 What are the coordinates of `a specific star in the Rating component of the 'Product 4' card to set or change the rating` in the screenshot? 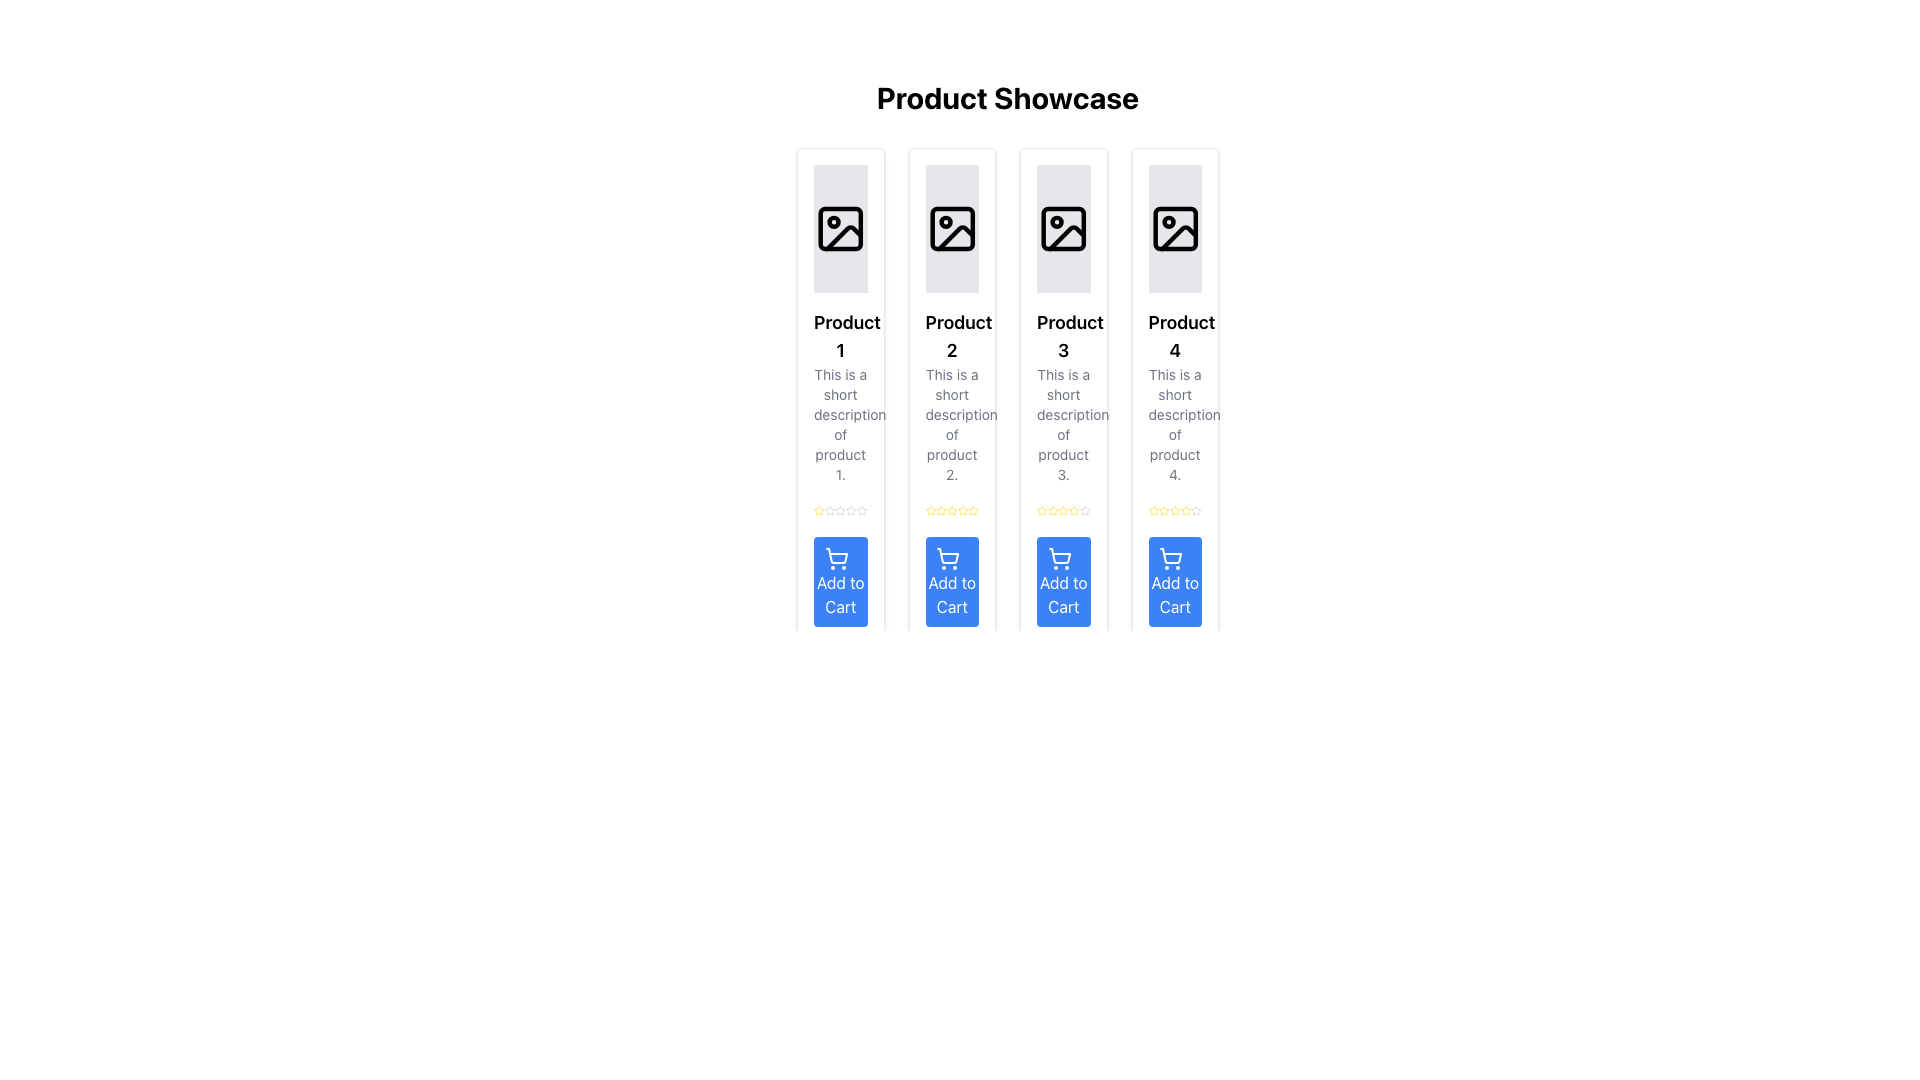 It's located at (1175, 509).